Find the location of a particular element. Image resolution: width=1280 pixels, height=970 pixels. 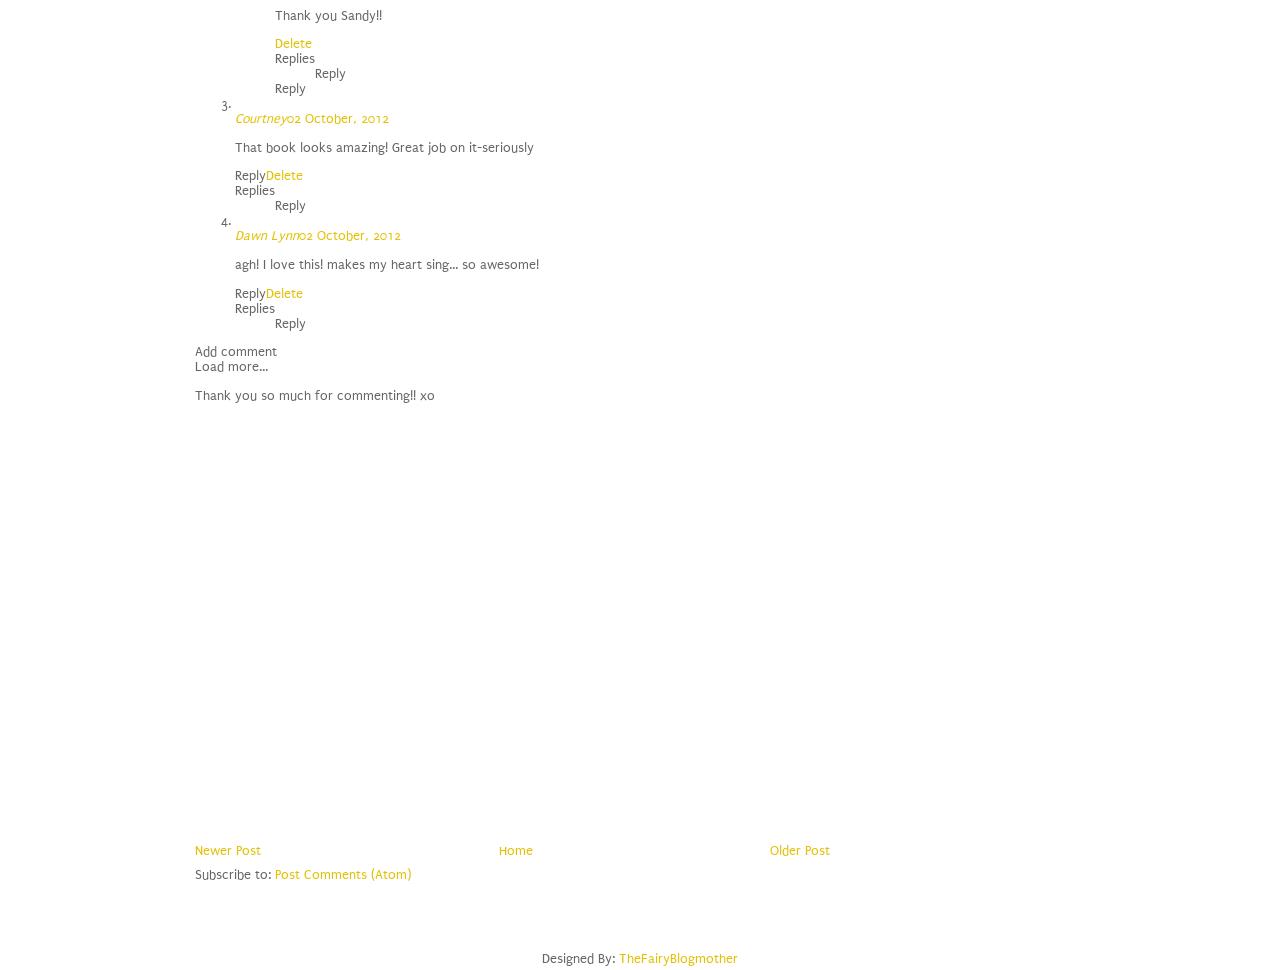

'Courtney' is located at coordinates (259, 118).